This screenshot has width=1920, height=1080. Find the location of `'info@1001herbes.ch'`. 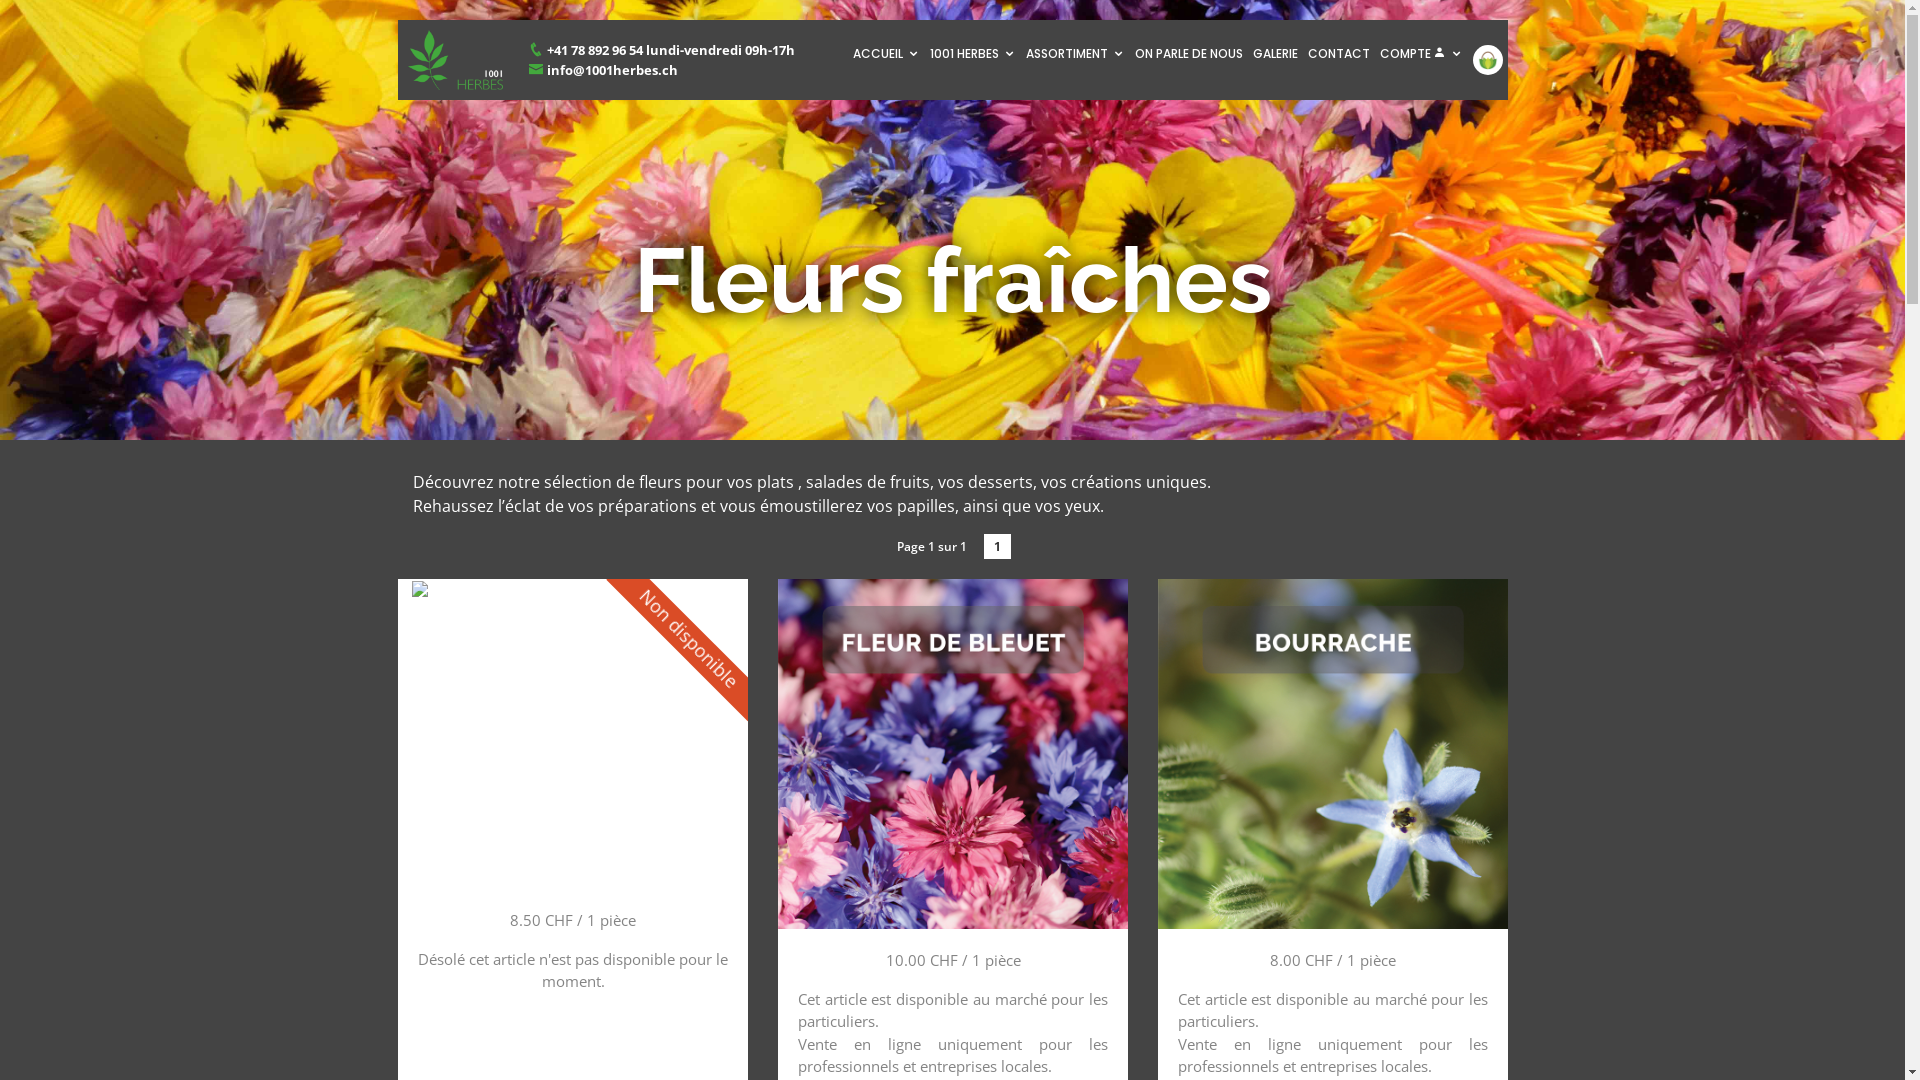

'info@1001herbes.ch' is located at coordinates (602, 68).